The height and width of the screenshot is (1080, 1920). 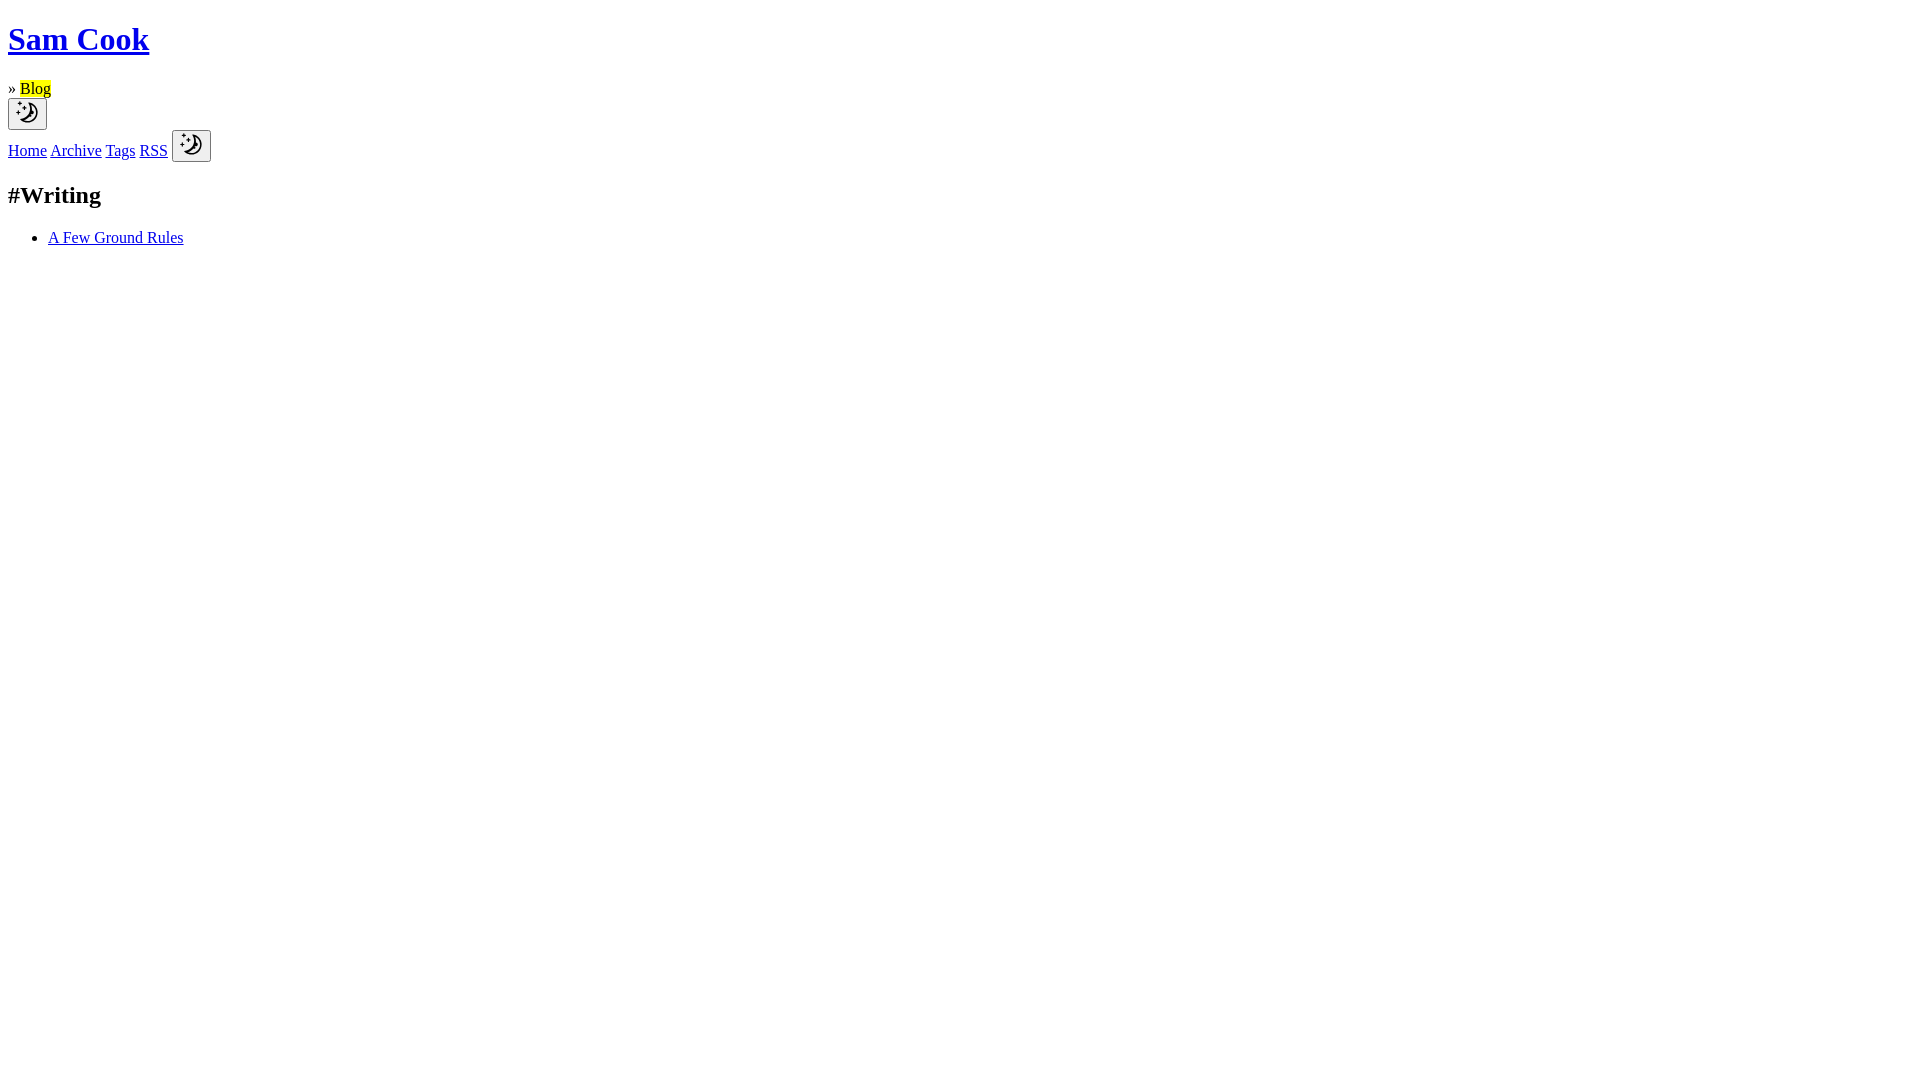 What do you see at coordinates (48, 236) in the screenshot?
I see `'A Few Ground Rules'` at bounding box center [48, 236].